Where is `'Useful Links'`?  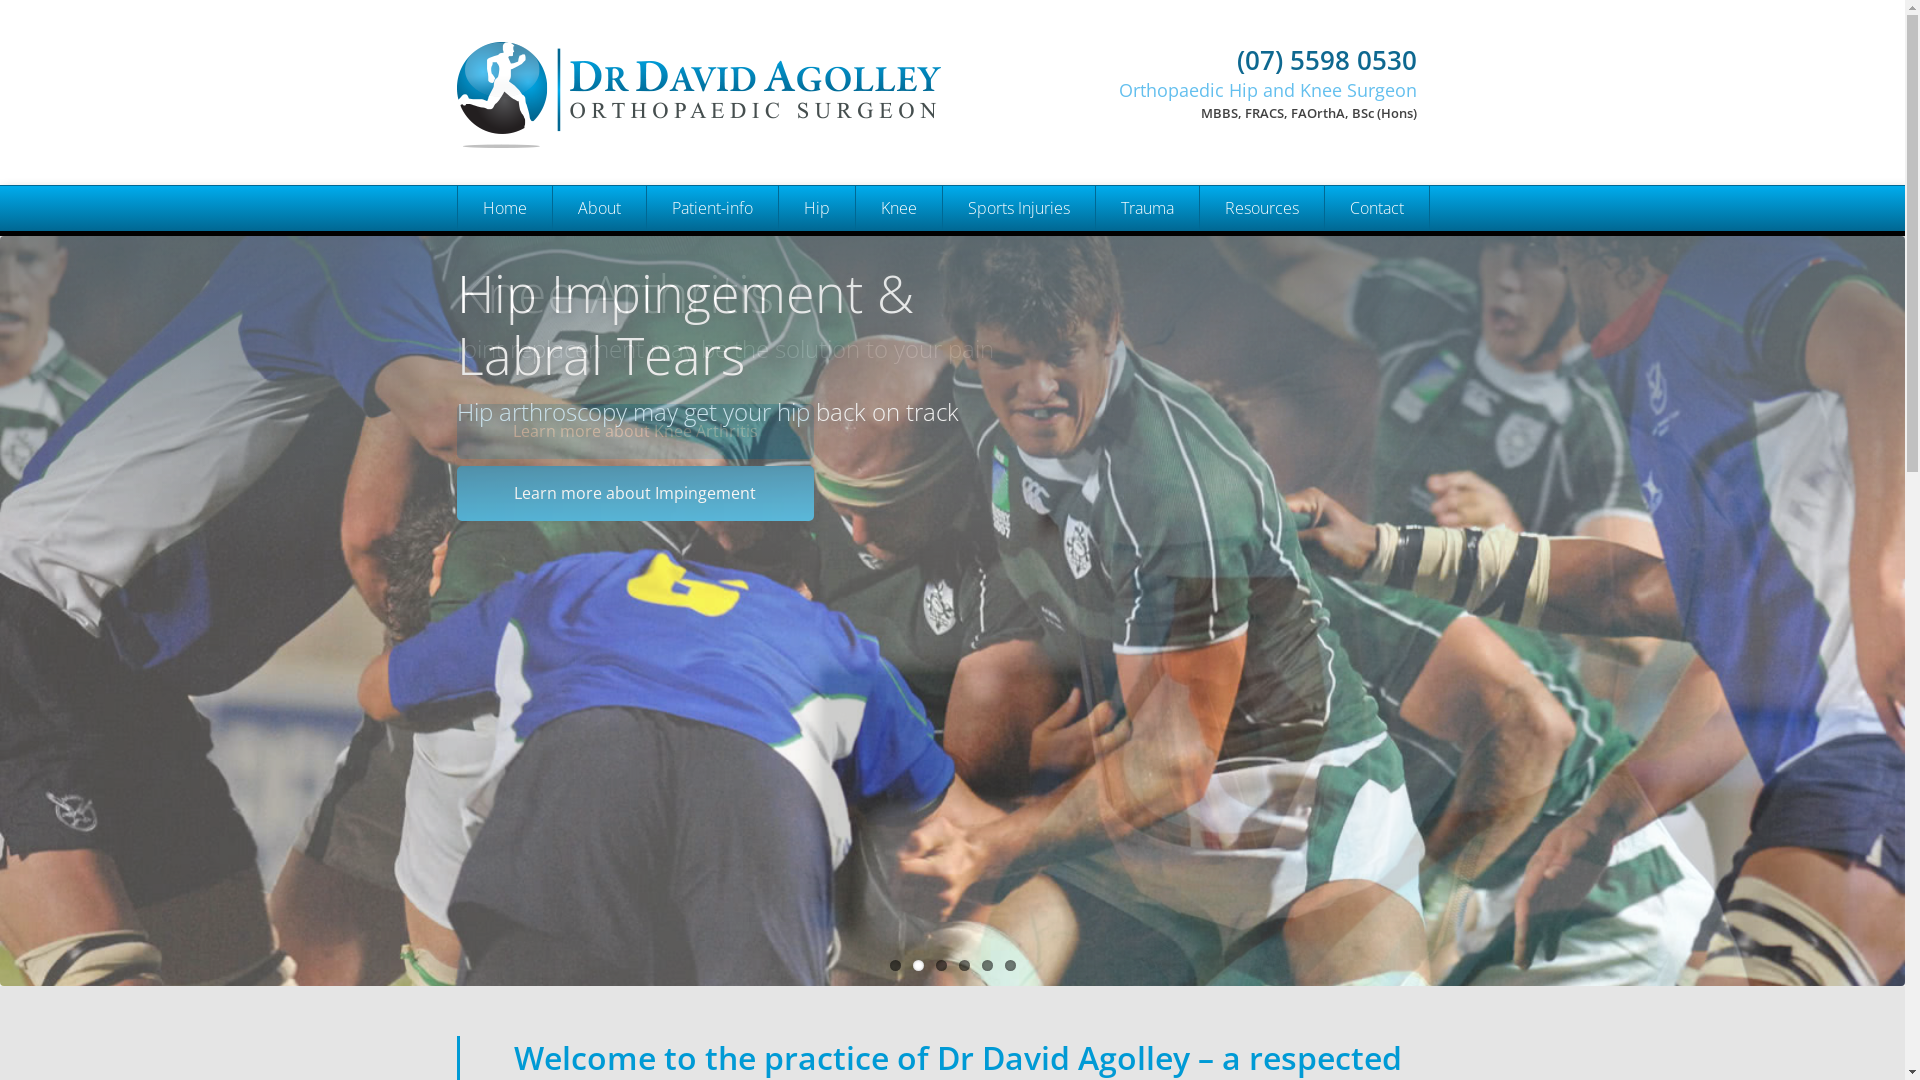
'Useful Links' is located at coordinates (1198, 388).